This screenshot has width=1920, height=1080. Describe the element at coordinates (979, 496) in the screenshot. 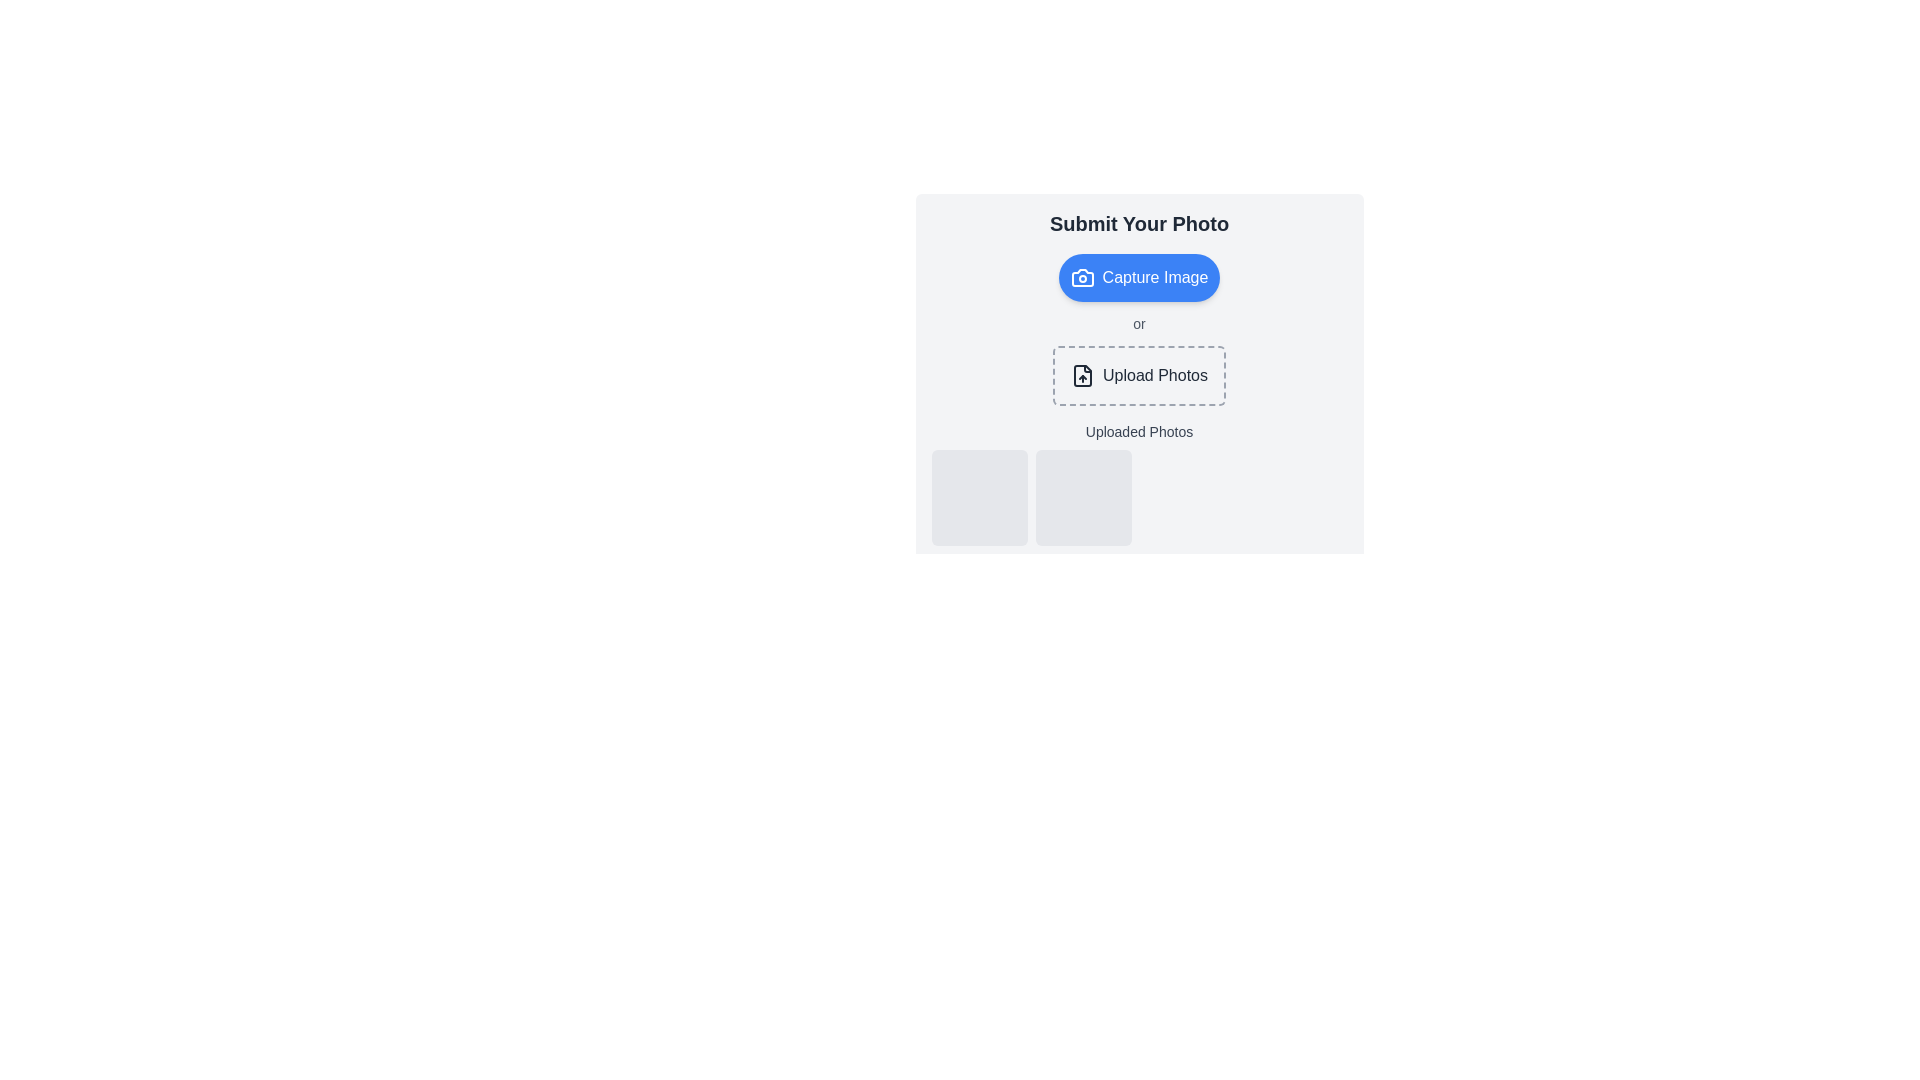

I see `the first square-shaped placeholder in the 'Uploaded Photos' section, which has a light gray background and rounded corners` at that location.